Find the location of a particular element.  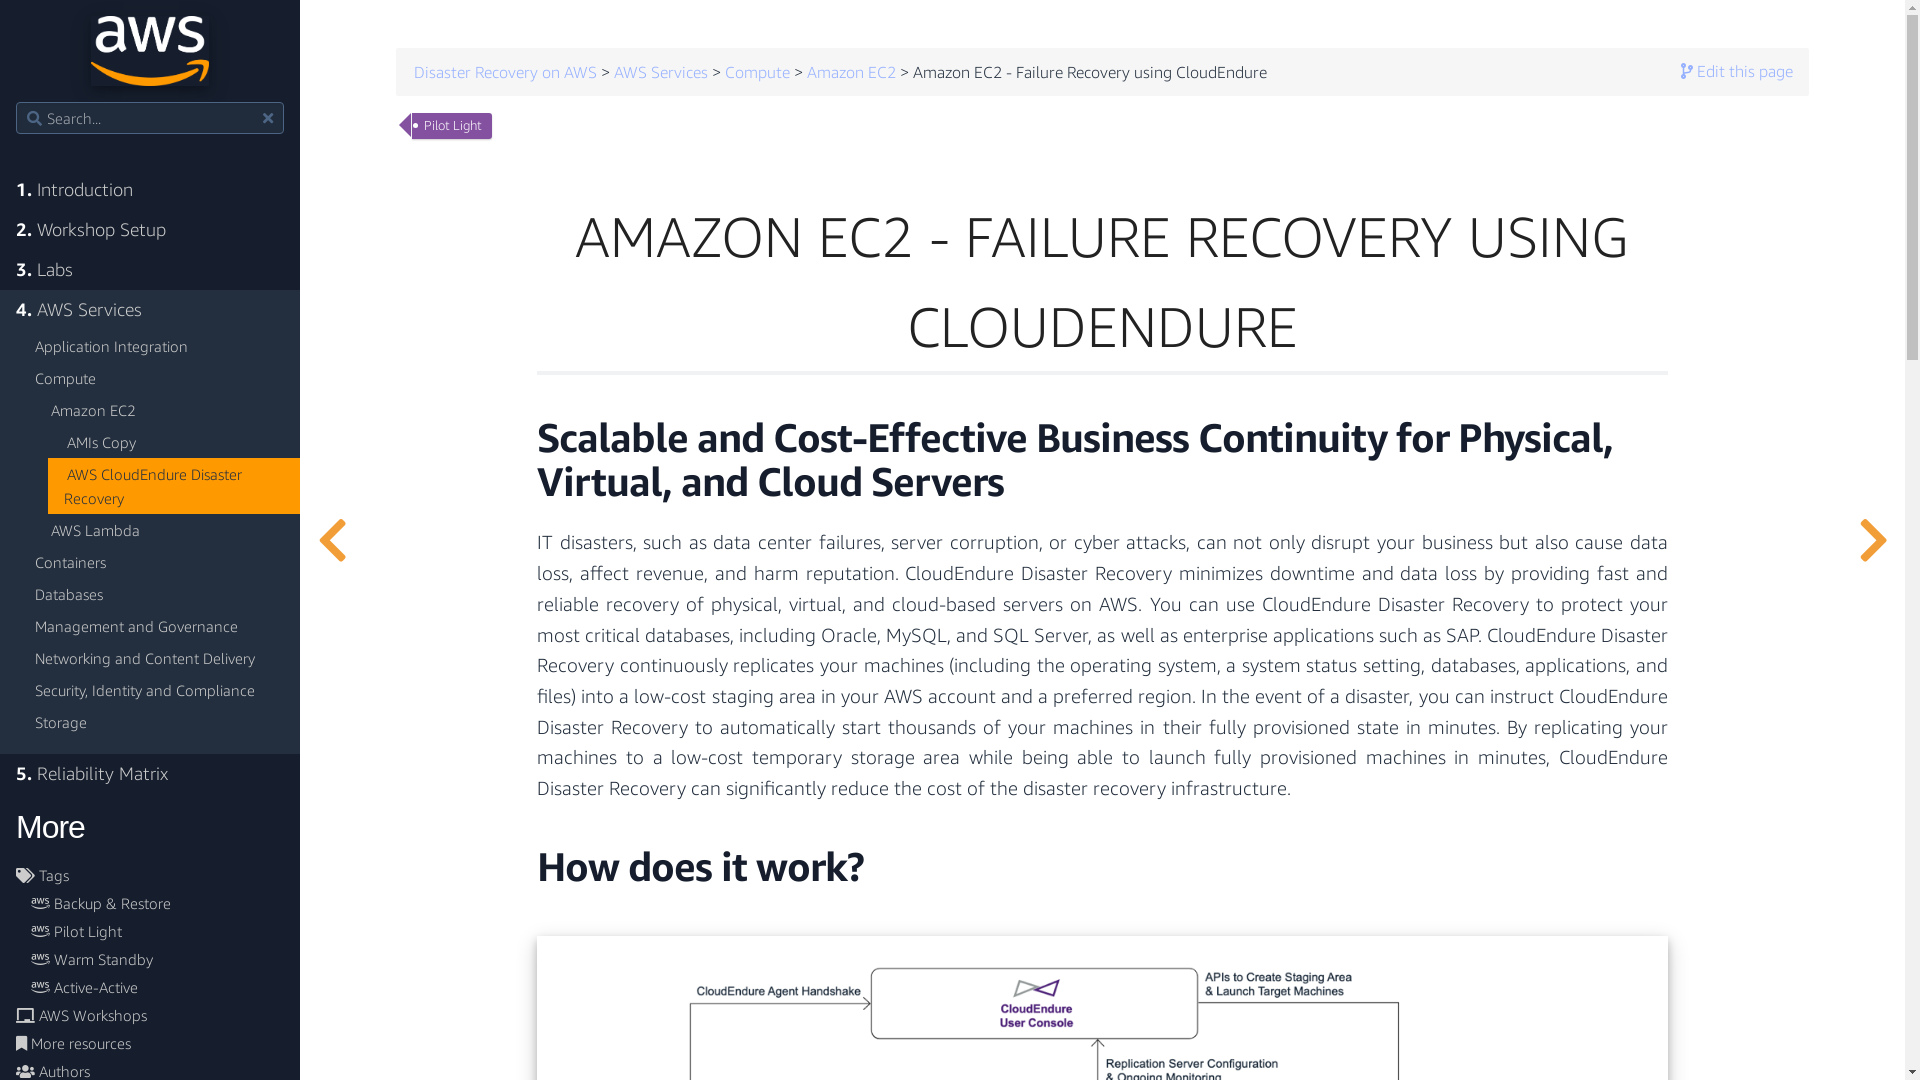

'More resources' is located at coordinates (148, 1041).